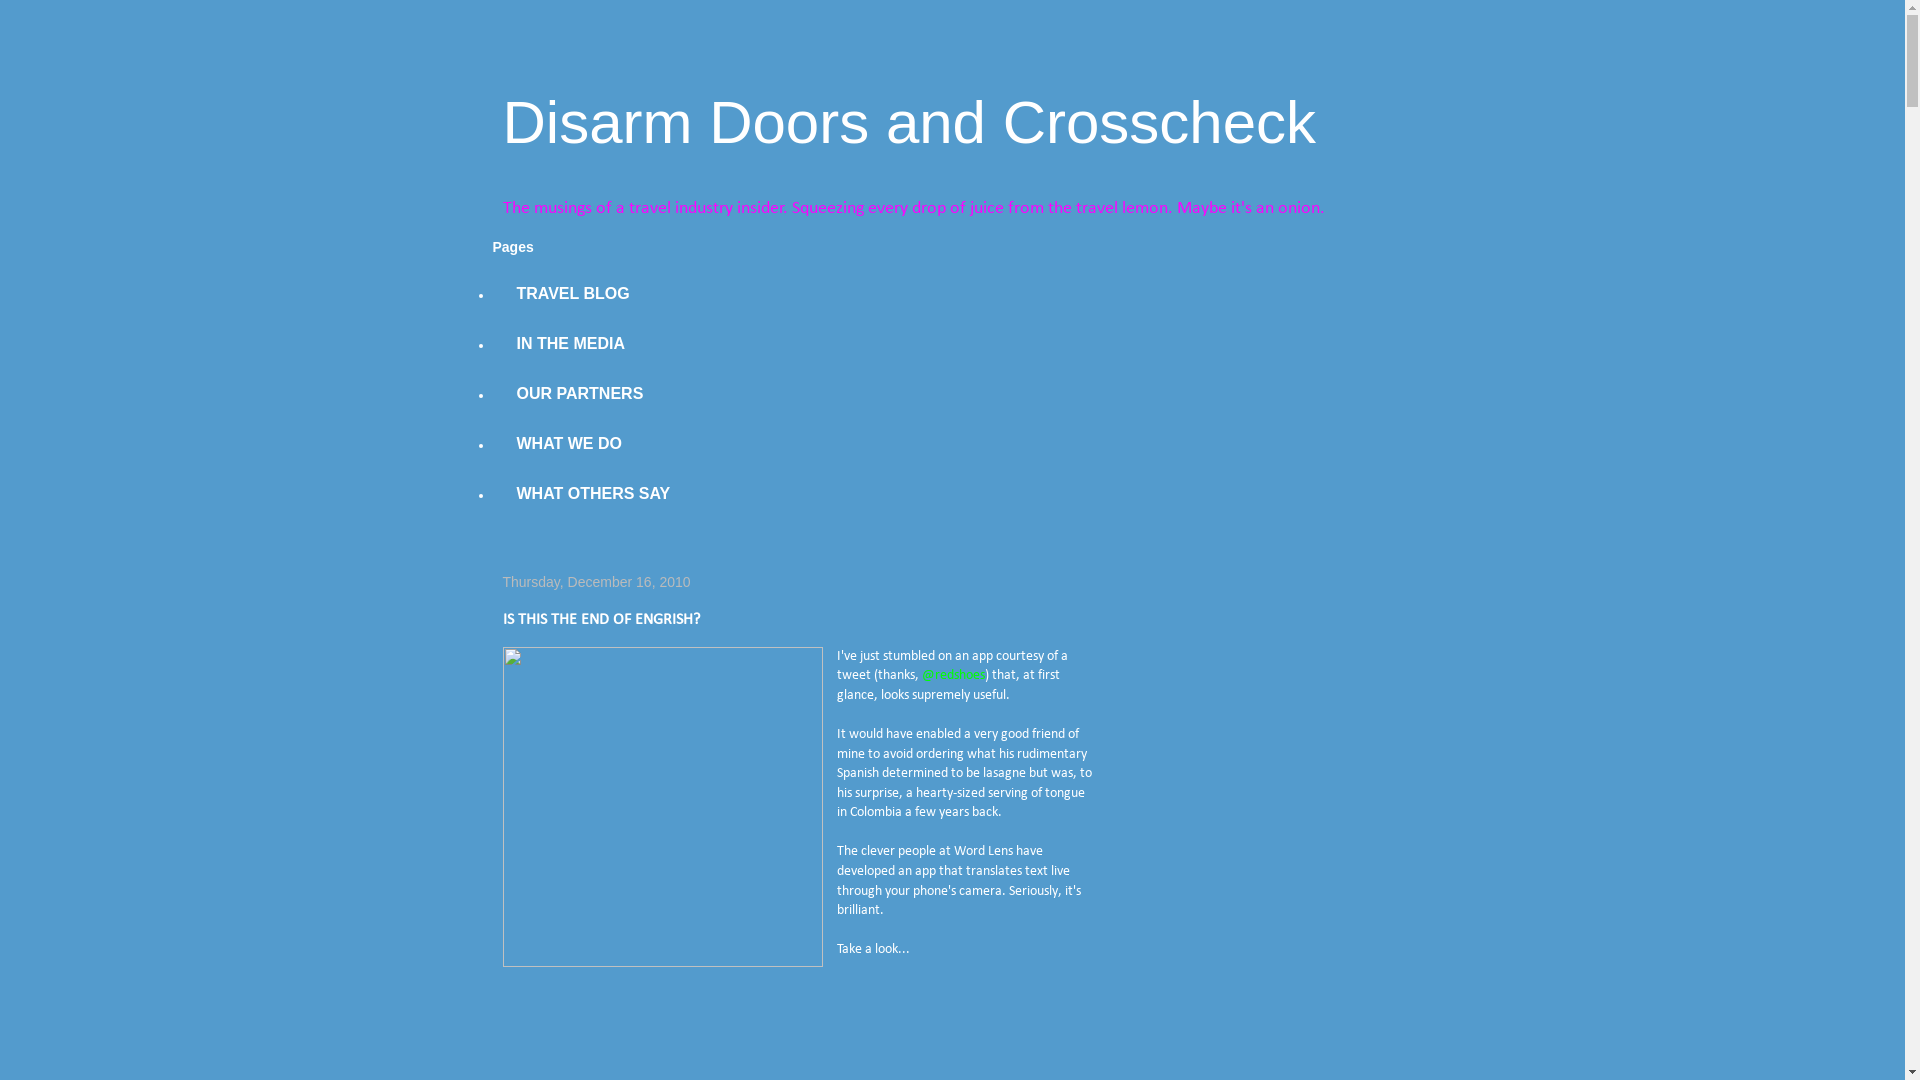 The width and height of the screenshot is (1920, 1080). What do you see at coordinates (920, 675) in the screenshot?
I see `'@redshoes'` at bounding box center [920, 675].